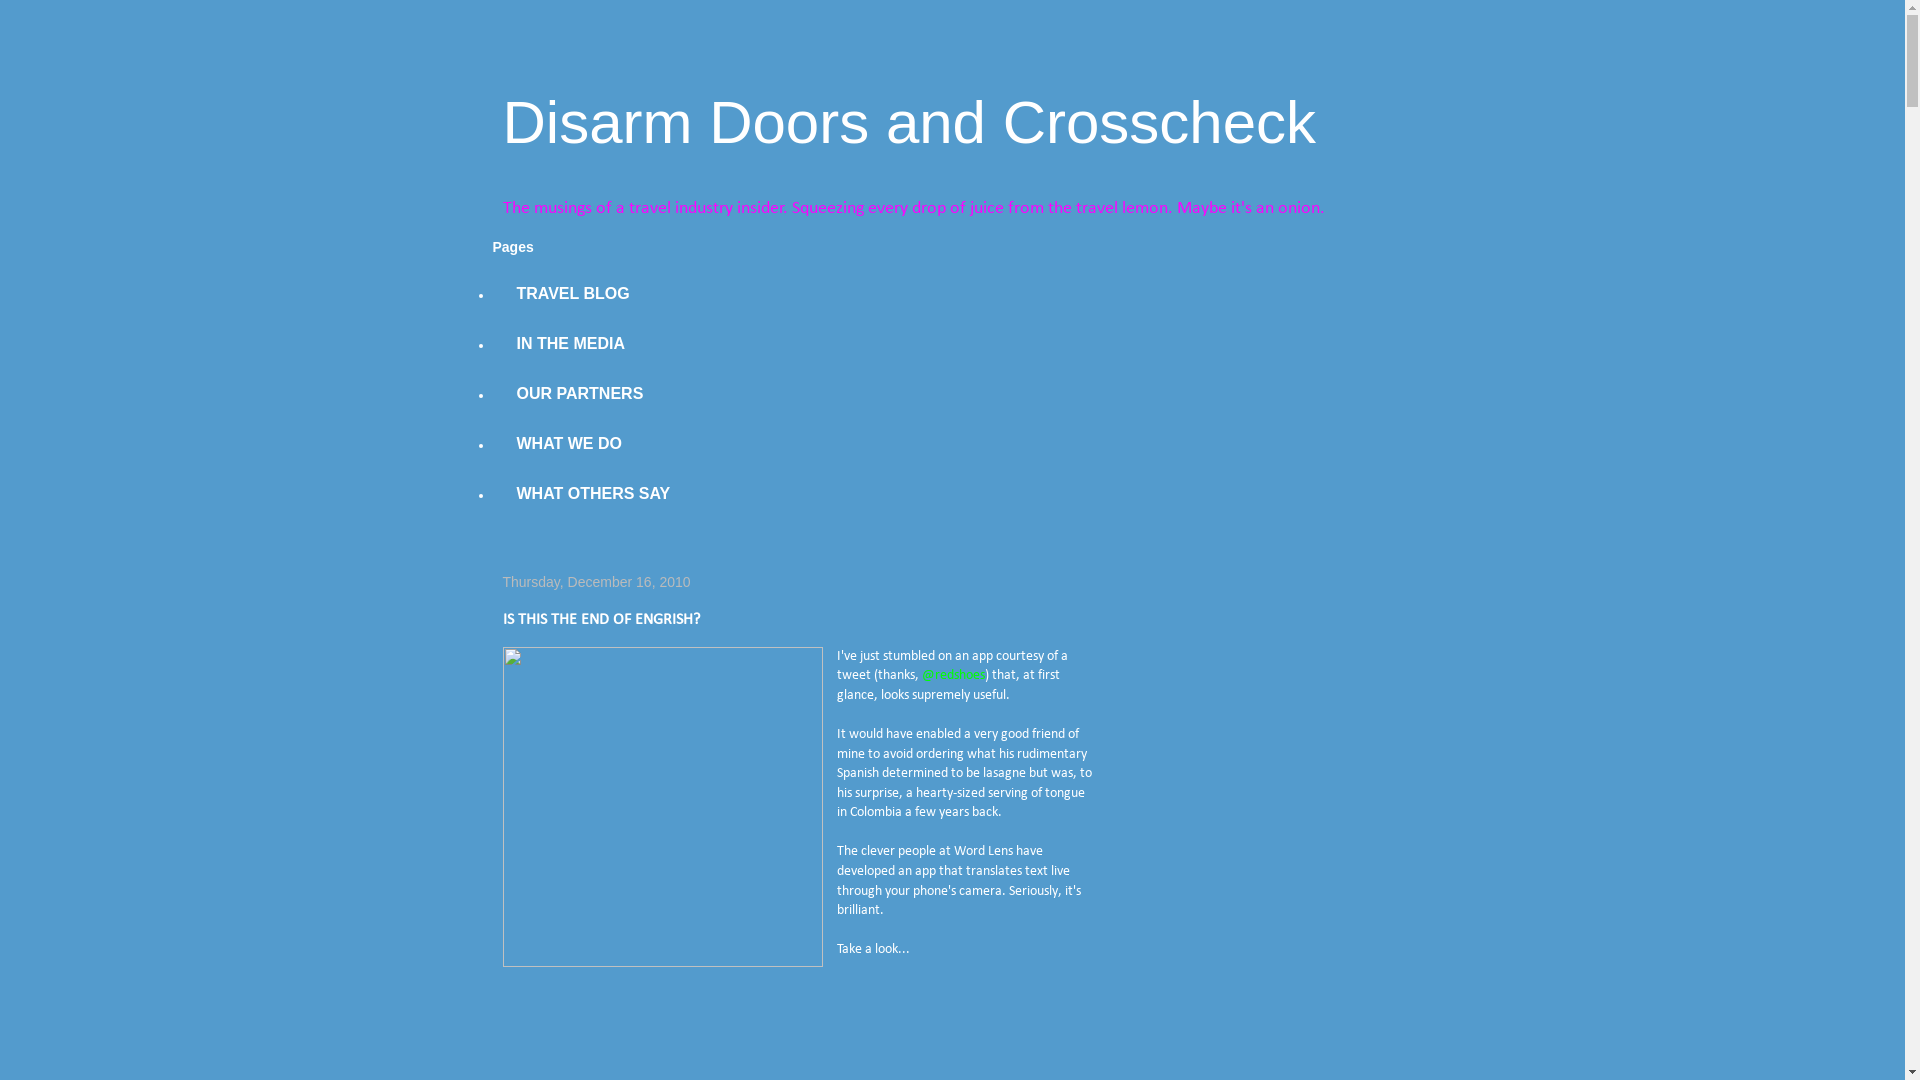 The width and height of the screenshot is (1920, 1080). What do you see at coordinates (920, 675) in the screenshot?
I see `'@redshoes'` at bounding box center [920, 675].